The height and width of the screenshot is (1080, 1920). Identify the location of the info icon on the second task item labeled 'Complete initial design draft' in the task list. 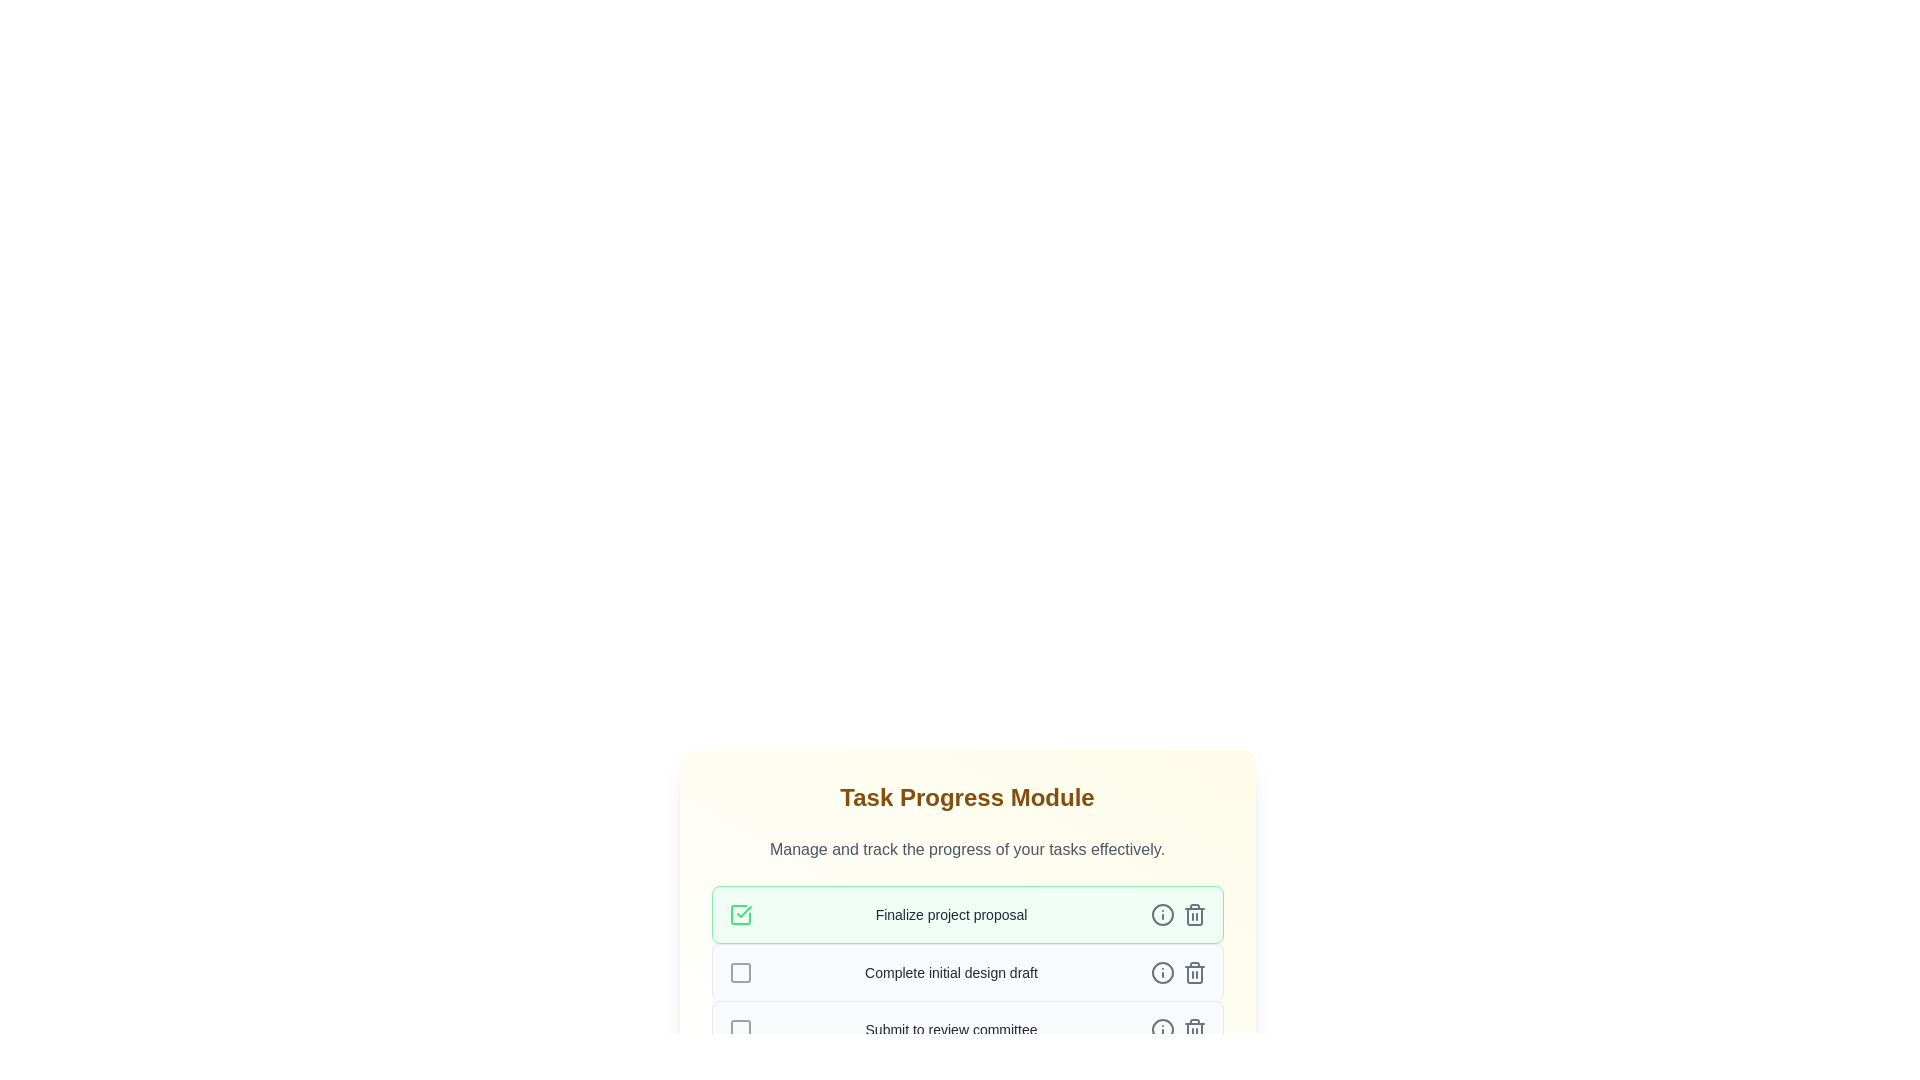
(967, 971).